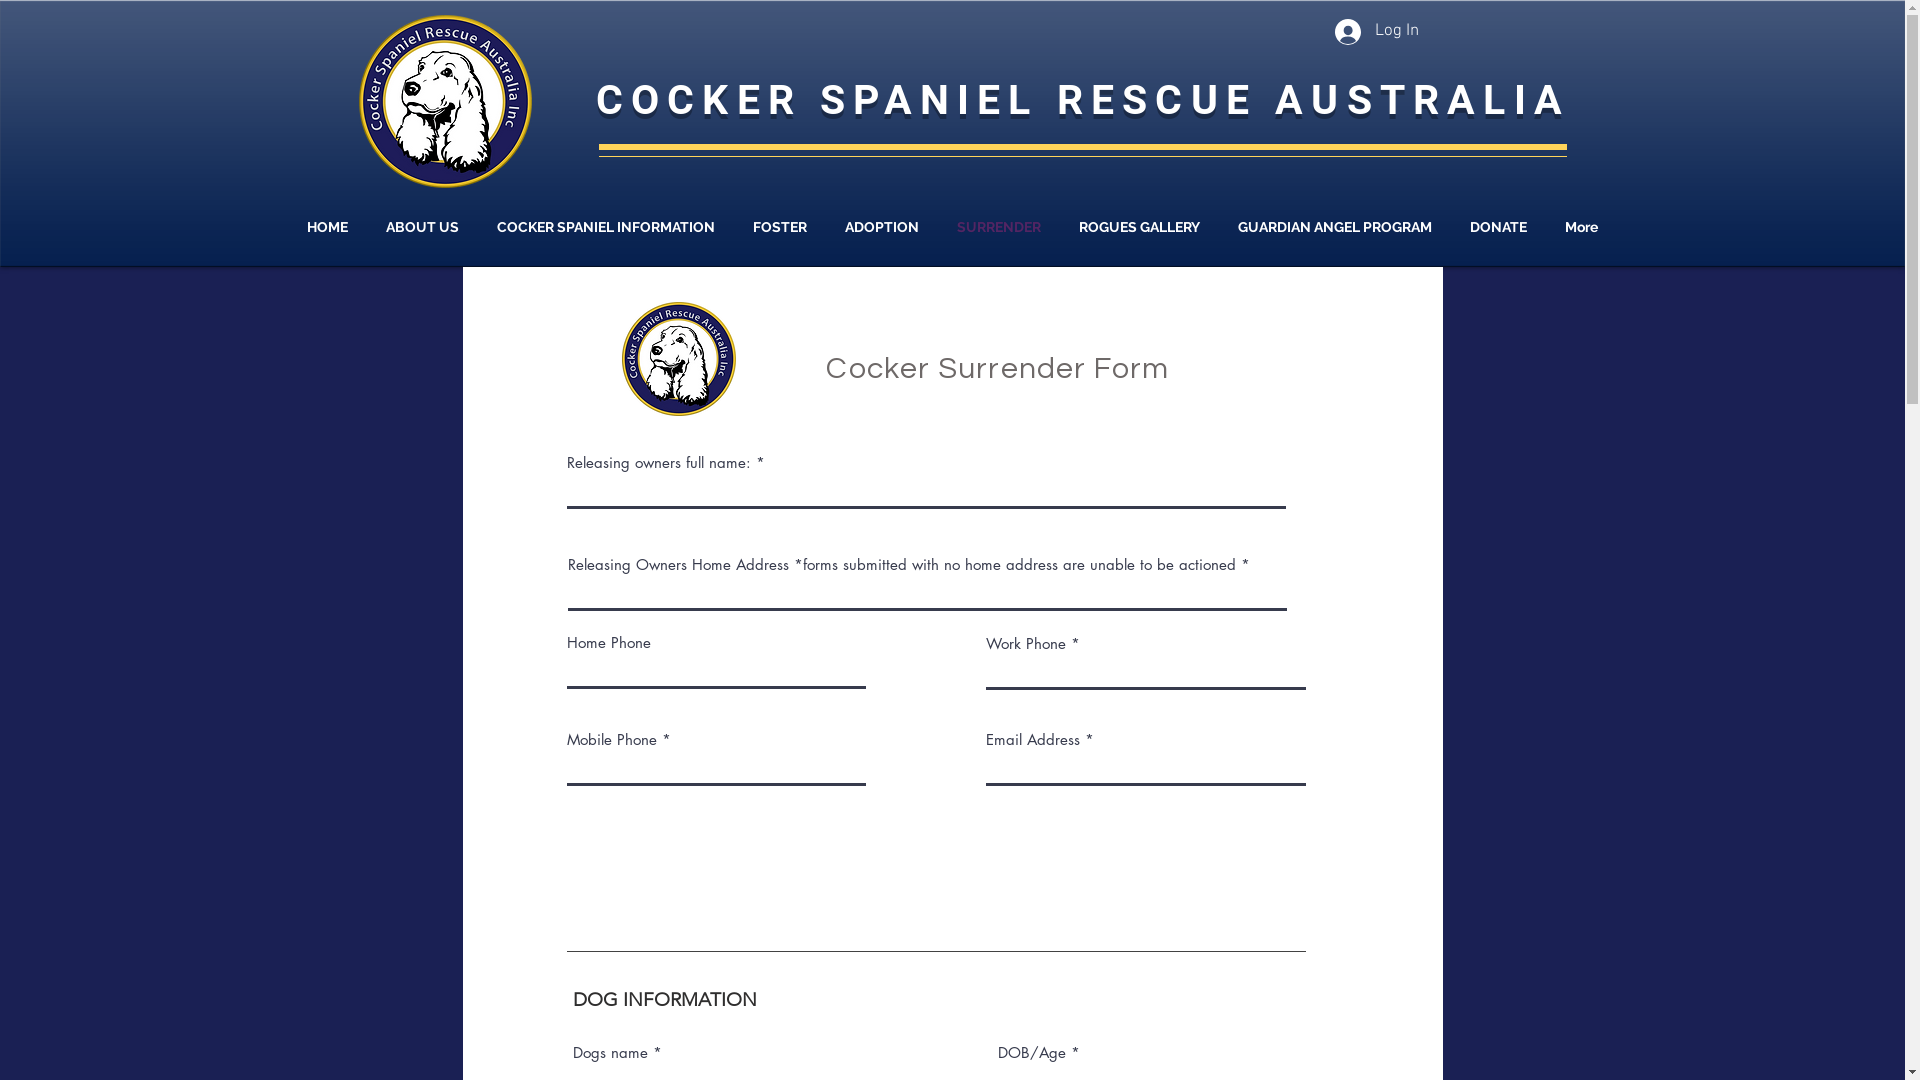  I want to click on 'SURRENDER', so click(998, 226).